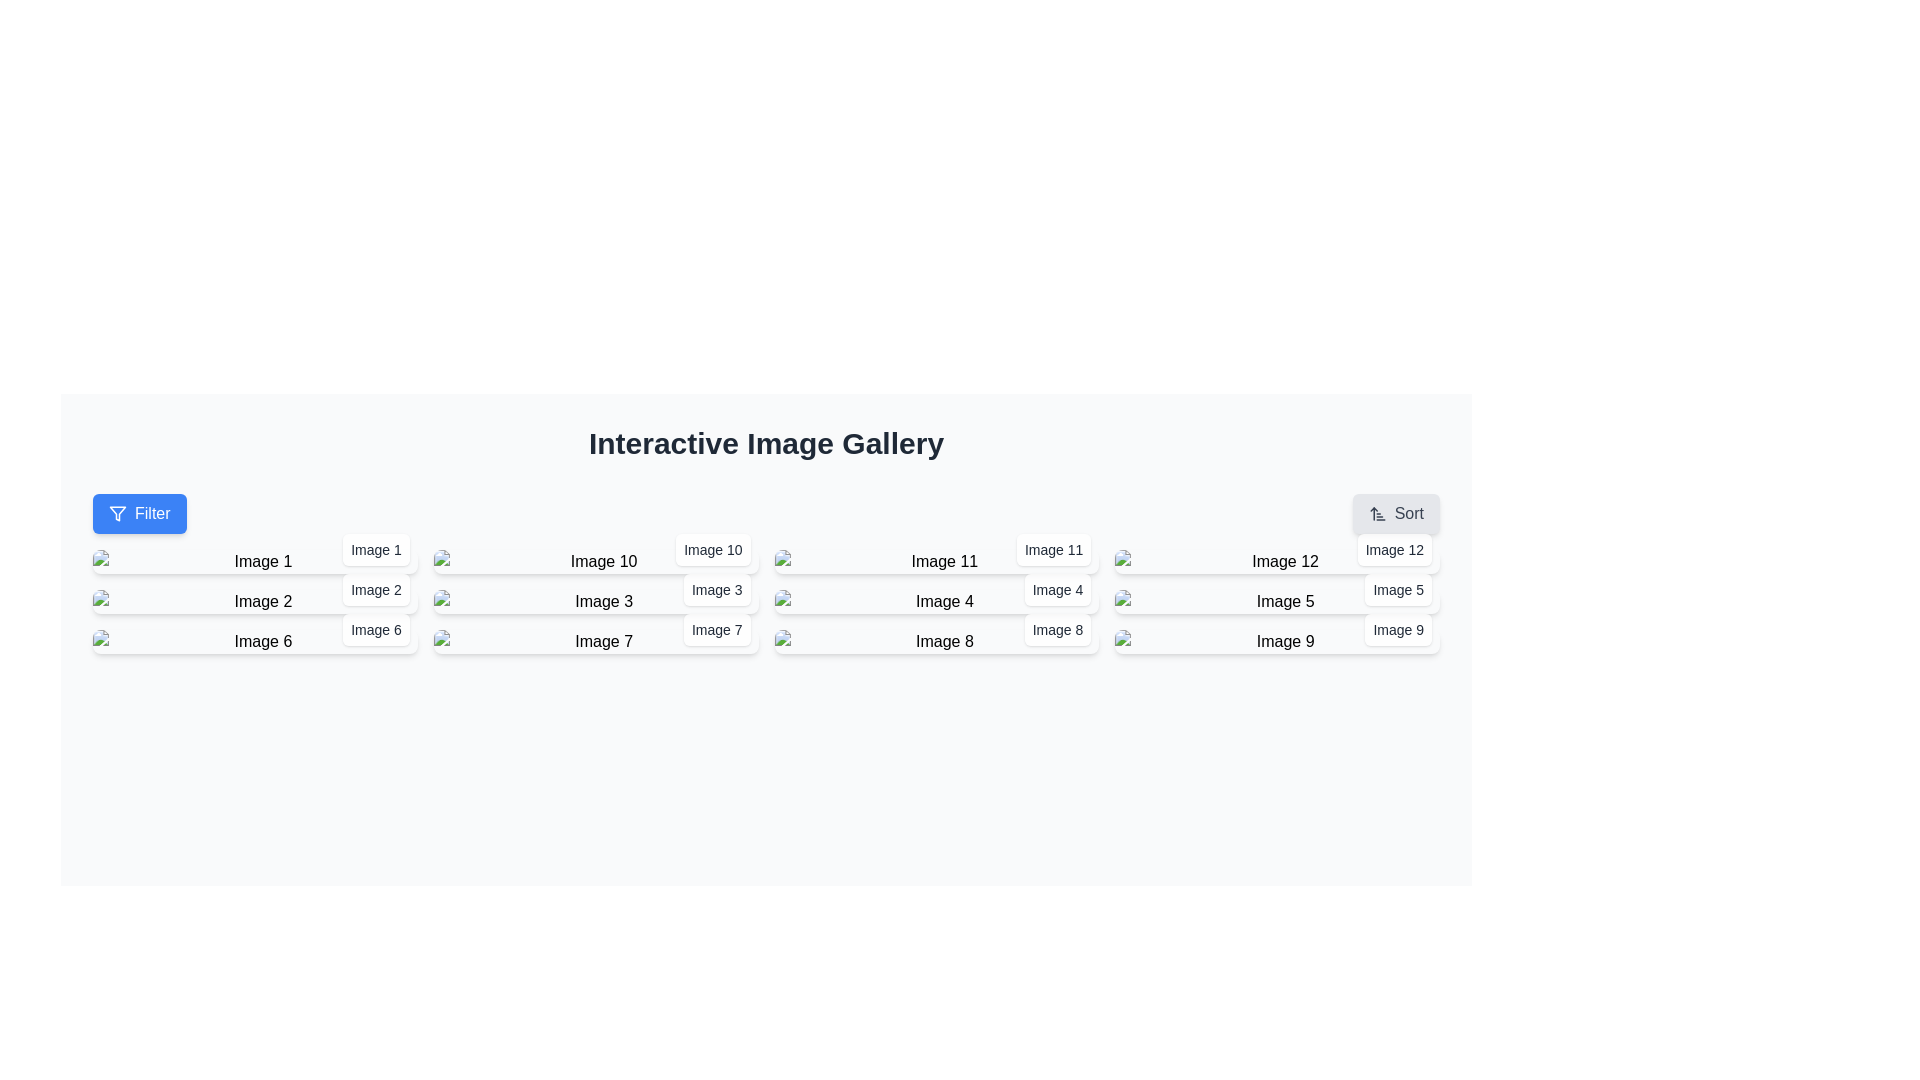 The width and height of the screenshot is (1920, 1080). I want to click on to select the gallery item labeled 'Image 12', which is located in the fourth column of the first row in the image gallery, so click(1276, 562).